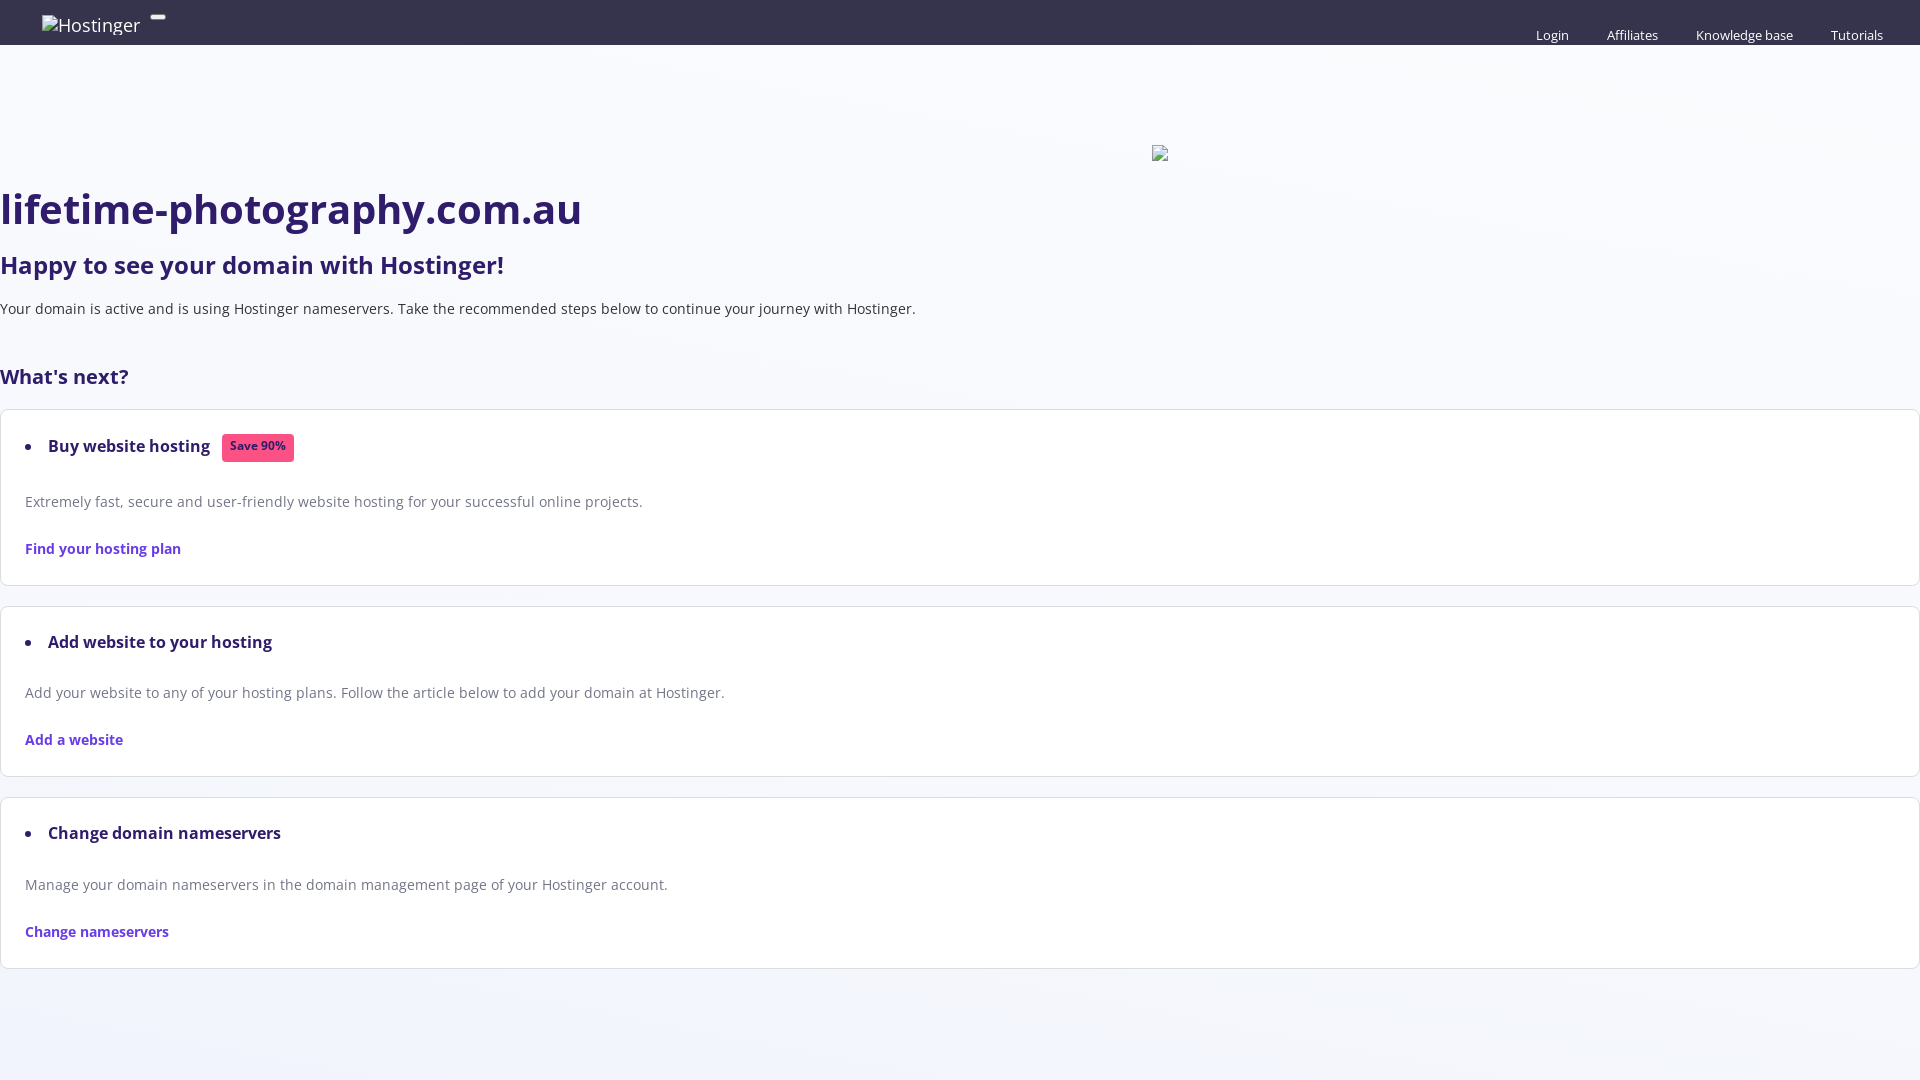 This screenshot has height=1080, width=1920. I want to click on 'Login', so click(1549, 34).